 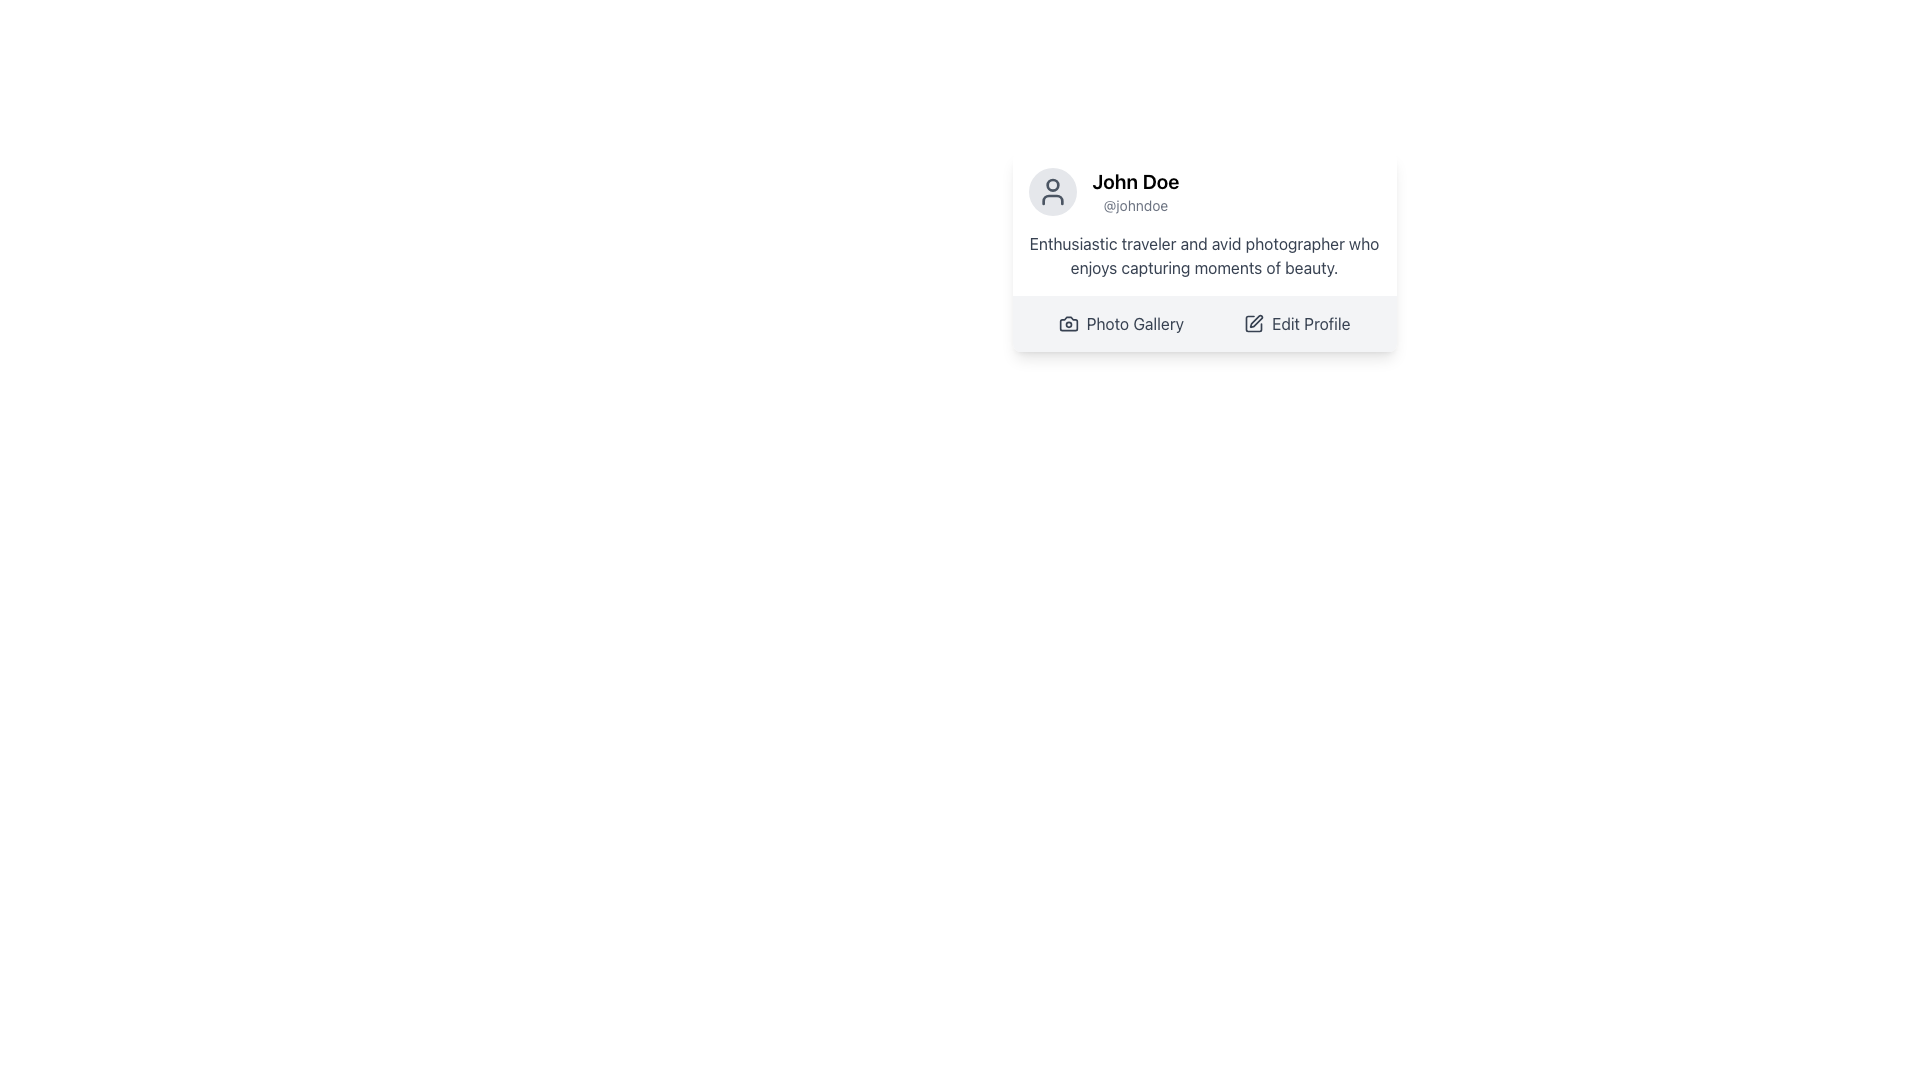 I want to click on the circular user profile icon with a light gray background, containing a dark gray head and shoulders outline, located at the top left corner of the profile card, next to the name 'John Doe' and username '@johndoe', so click(x=1051, y=192).